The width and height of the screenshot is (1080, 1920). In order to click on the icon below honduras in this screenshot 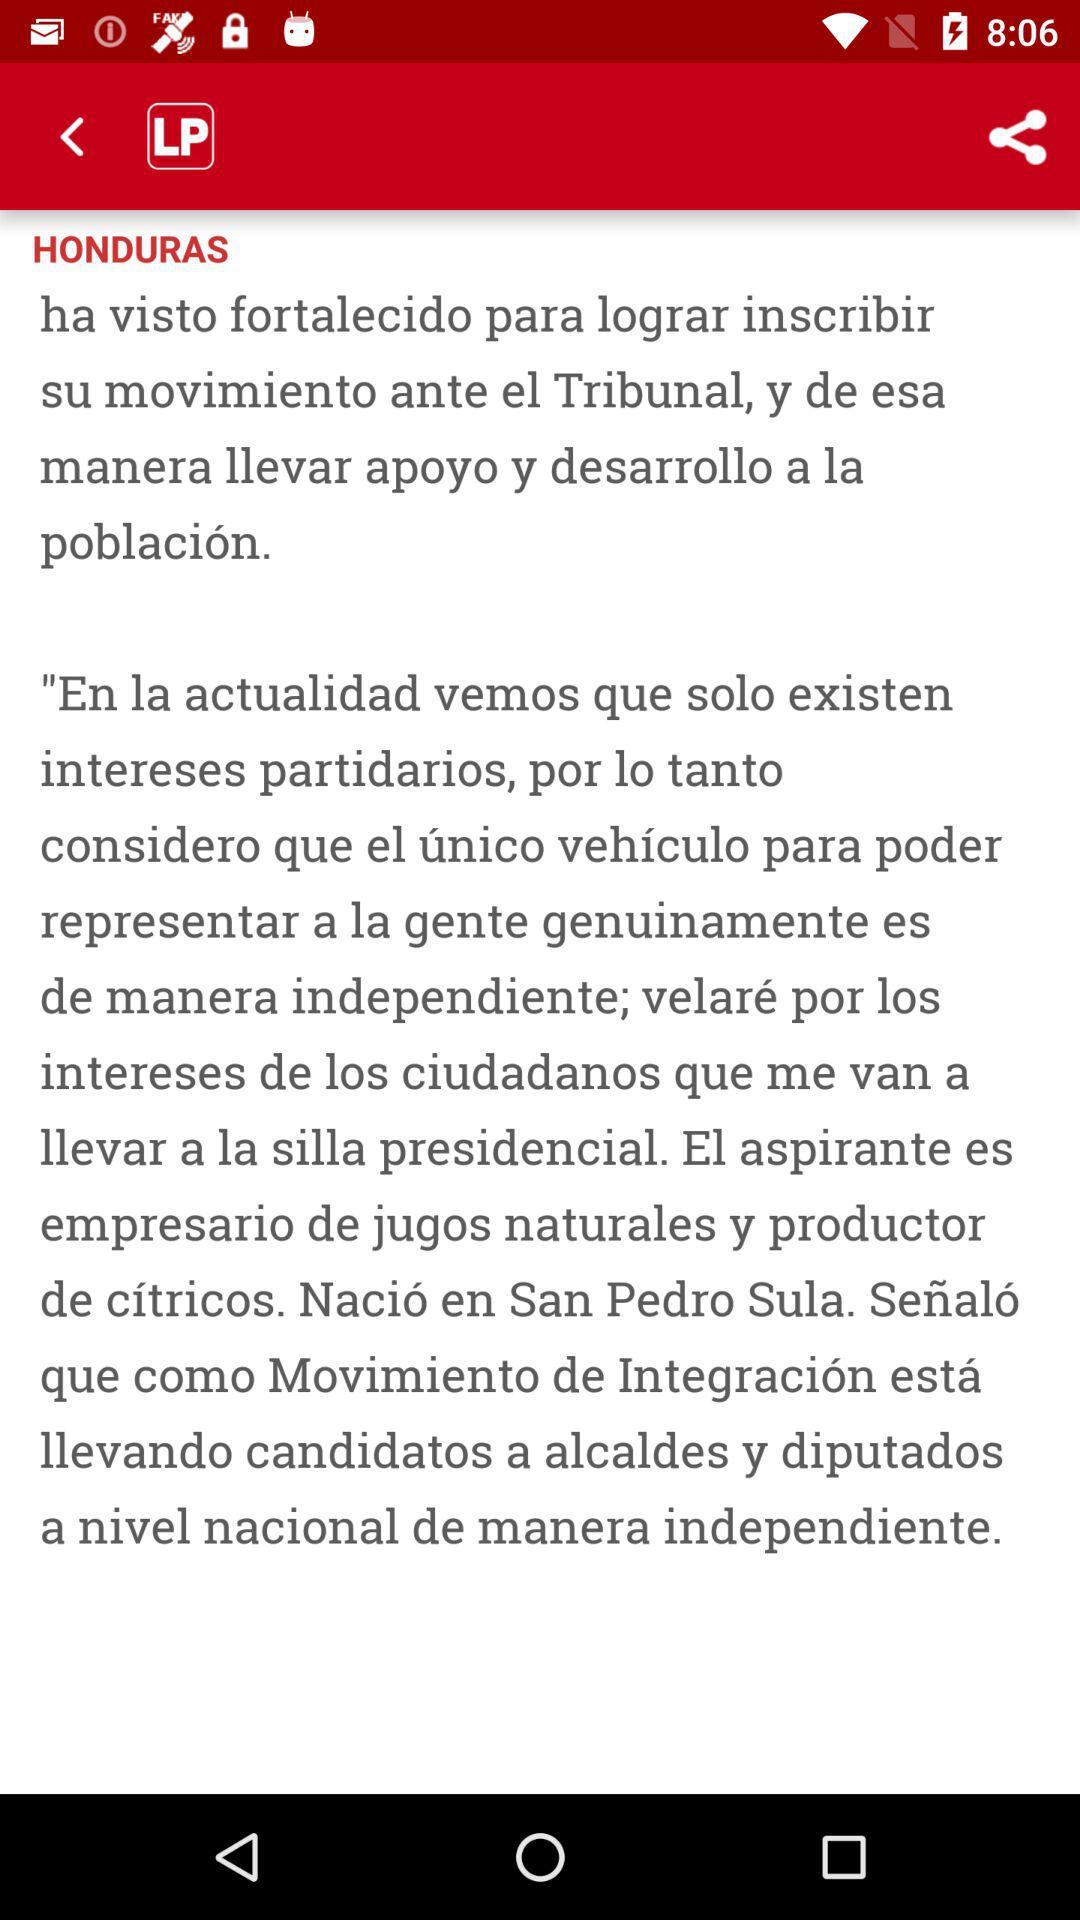, I will do `click(540, 1027)`.